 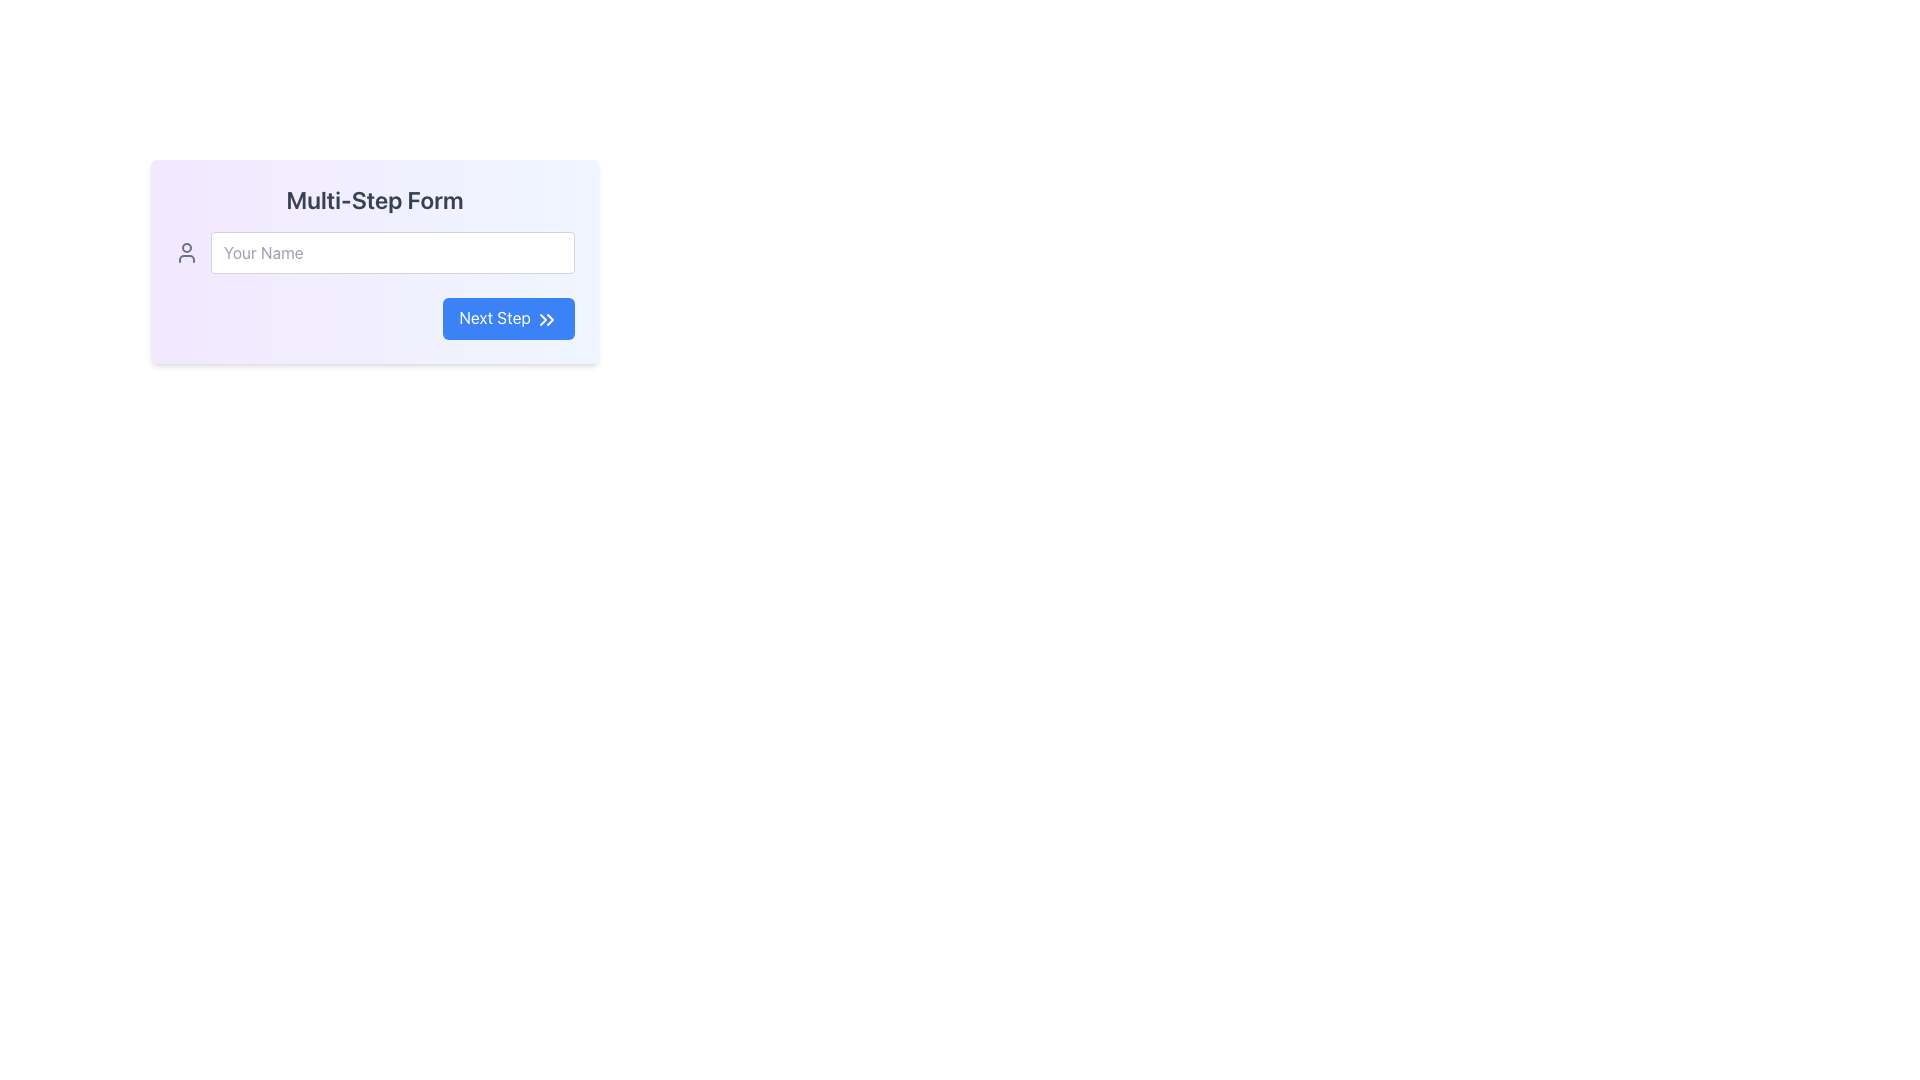 What do you see at coordinates (547, 318) in the screenshot?
I see `the chevrons icon located on the right side of the 'Next Step' button to indicate progression to the next step` at bounding box center [547, 318].